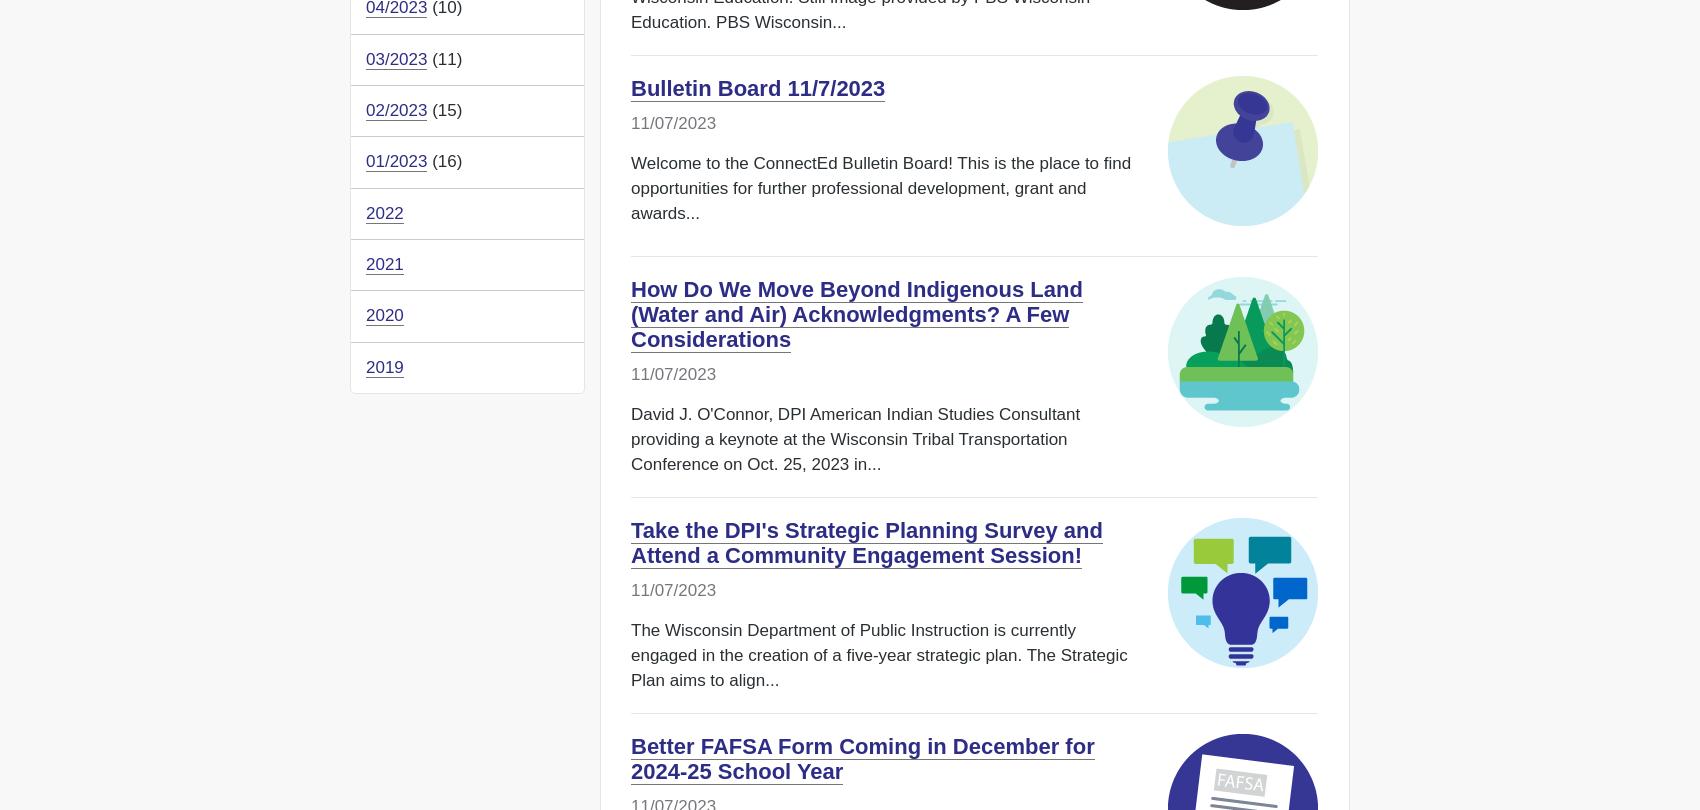 The image size is (1700, 810). Describe the element at coordinates (630, 543) in the screenshot. I see `'Take the DPI's Strategic Planning Survey and Attend a Community Engagement Session!'` at that location.